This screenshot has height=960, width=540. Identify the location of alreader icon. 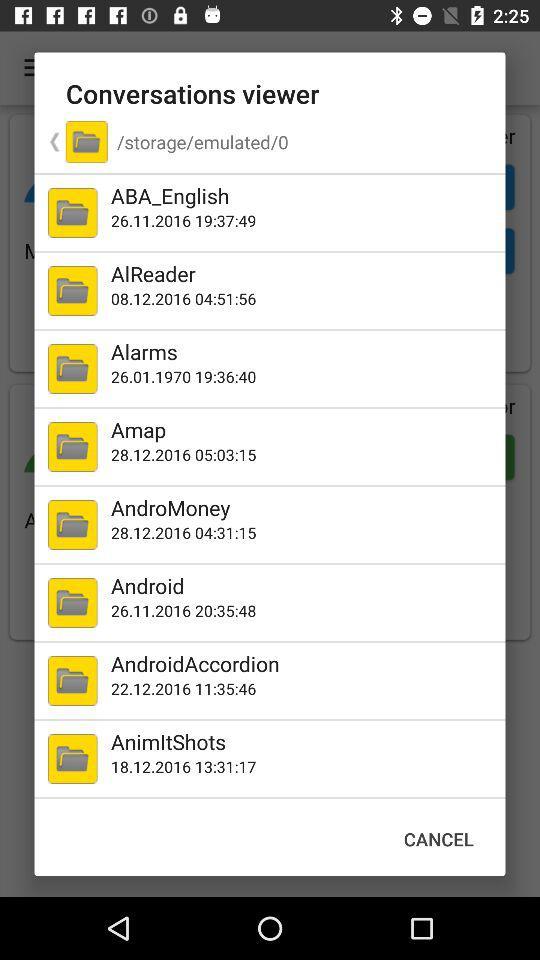
(303, 272).